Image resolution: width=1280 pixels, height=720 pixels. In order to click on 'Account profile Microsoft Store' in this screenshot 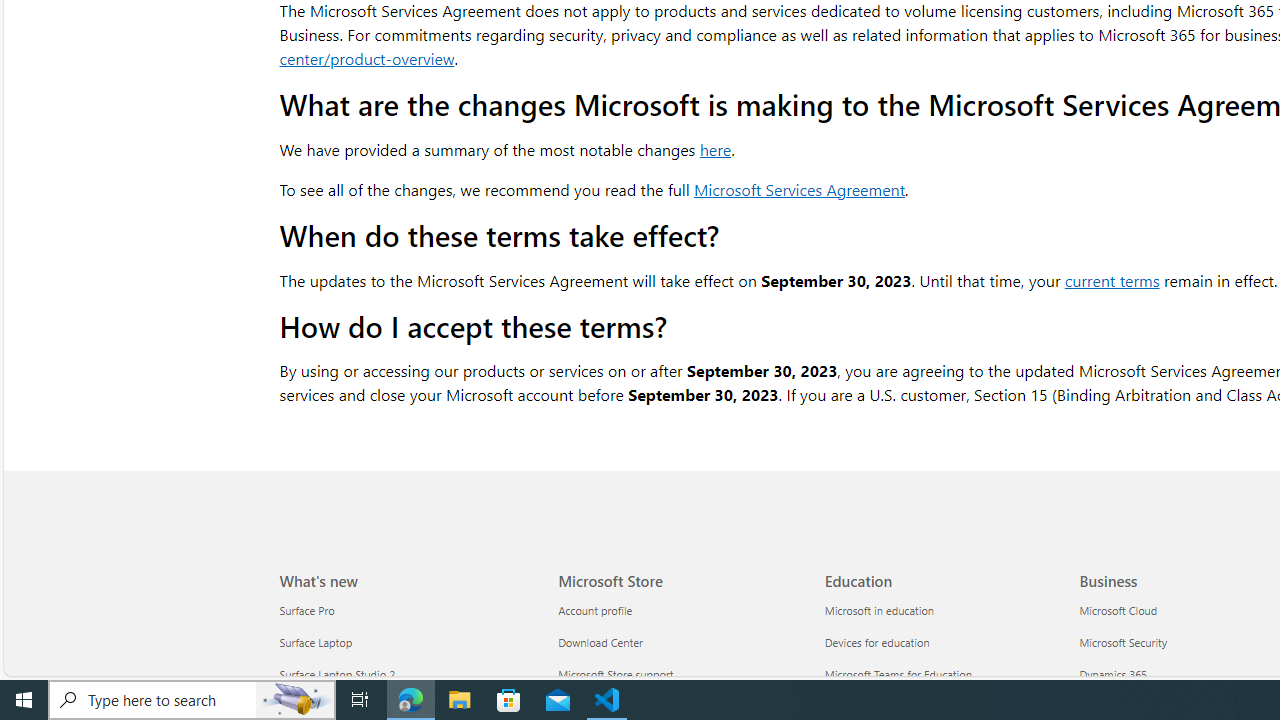, I will do `click(594, 610)`.